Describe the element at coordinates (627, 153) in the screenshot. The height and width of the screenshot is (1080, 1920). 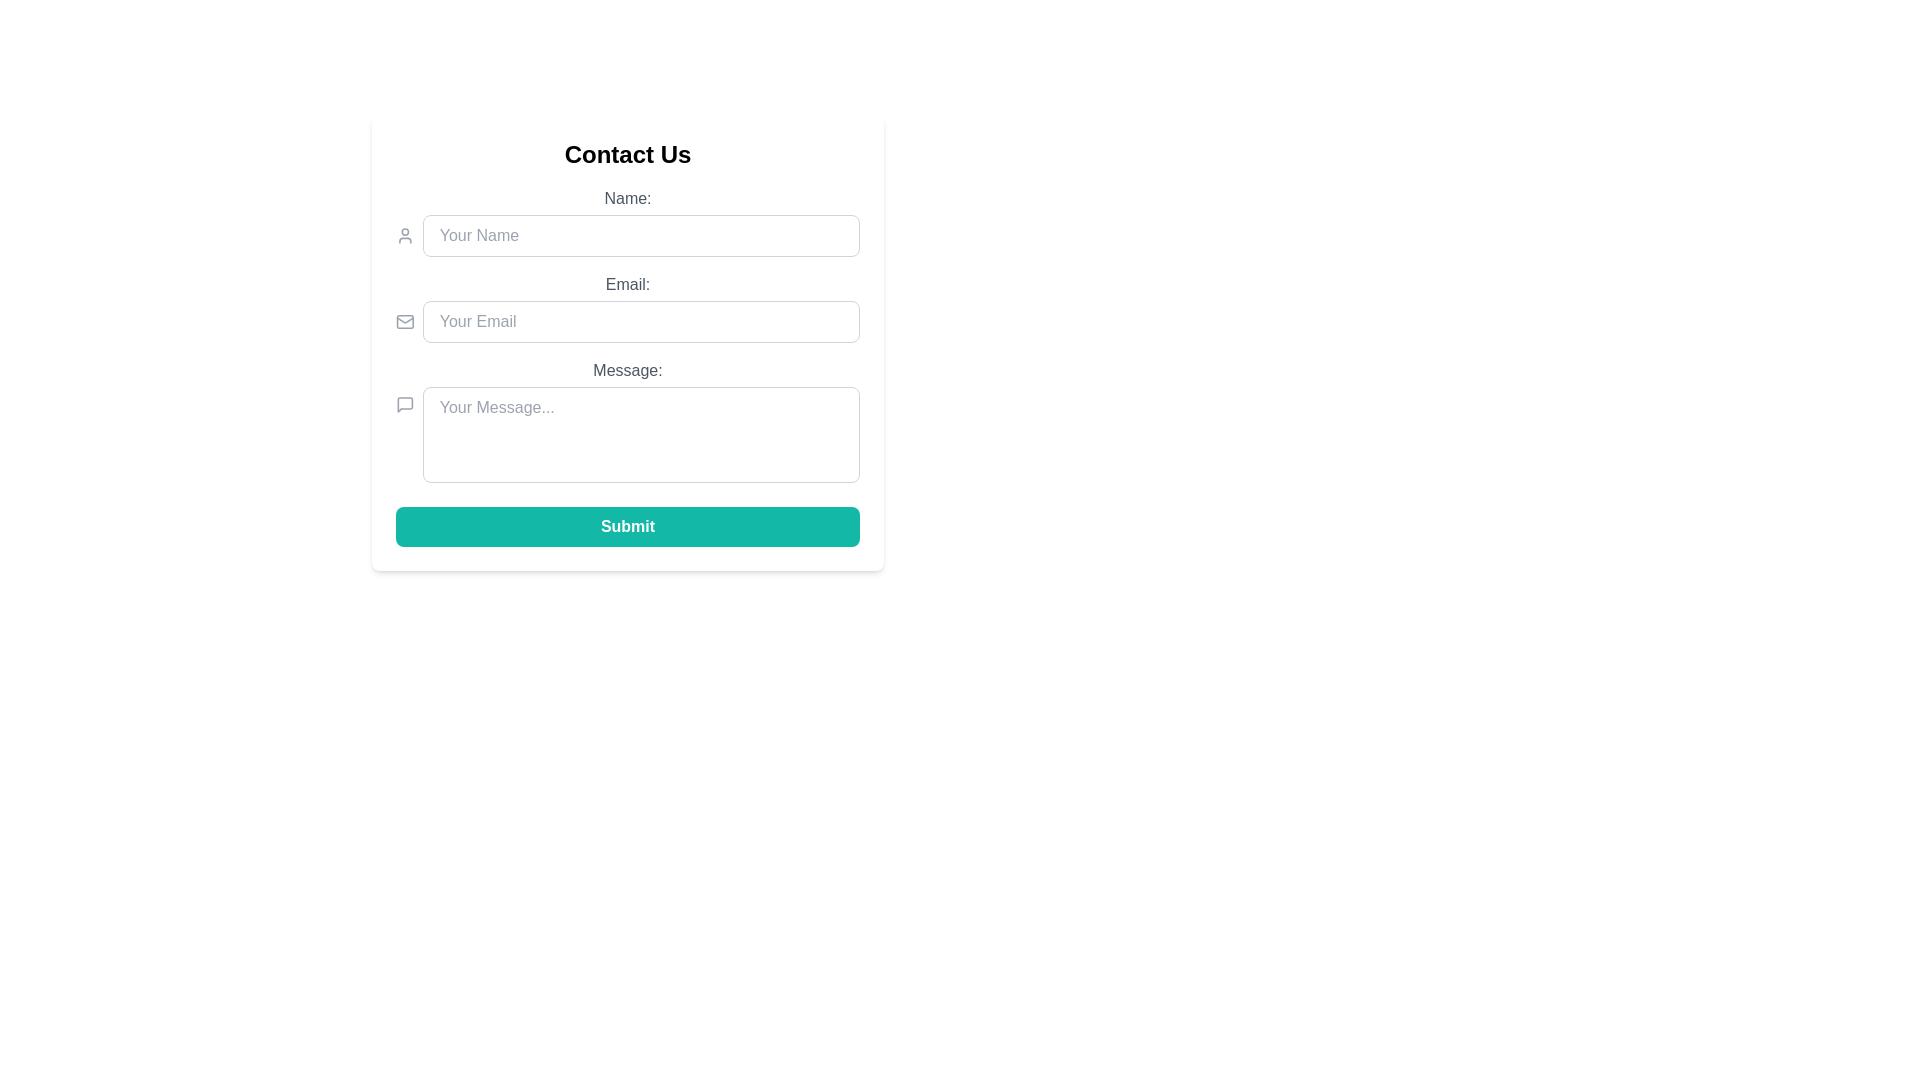
I see `text heading 'Contact Us' which is styled in a bold, large font and is positioned at the top of the form component` at that location.